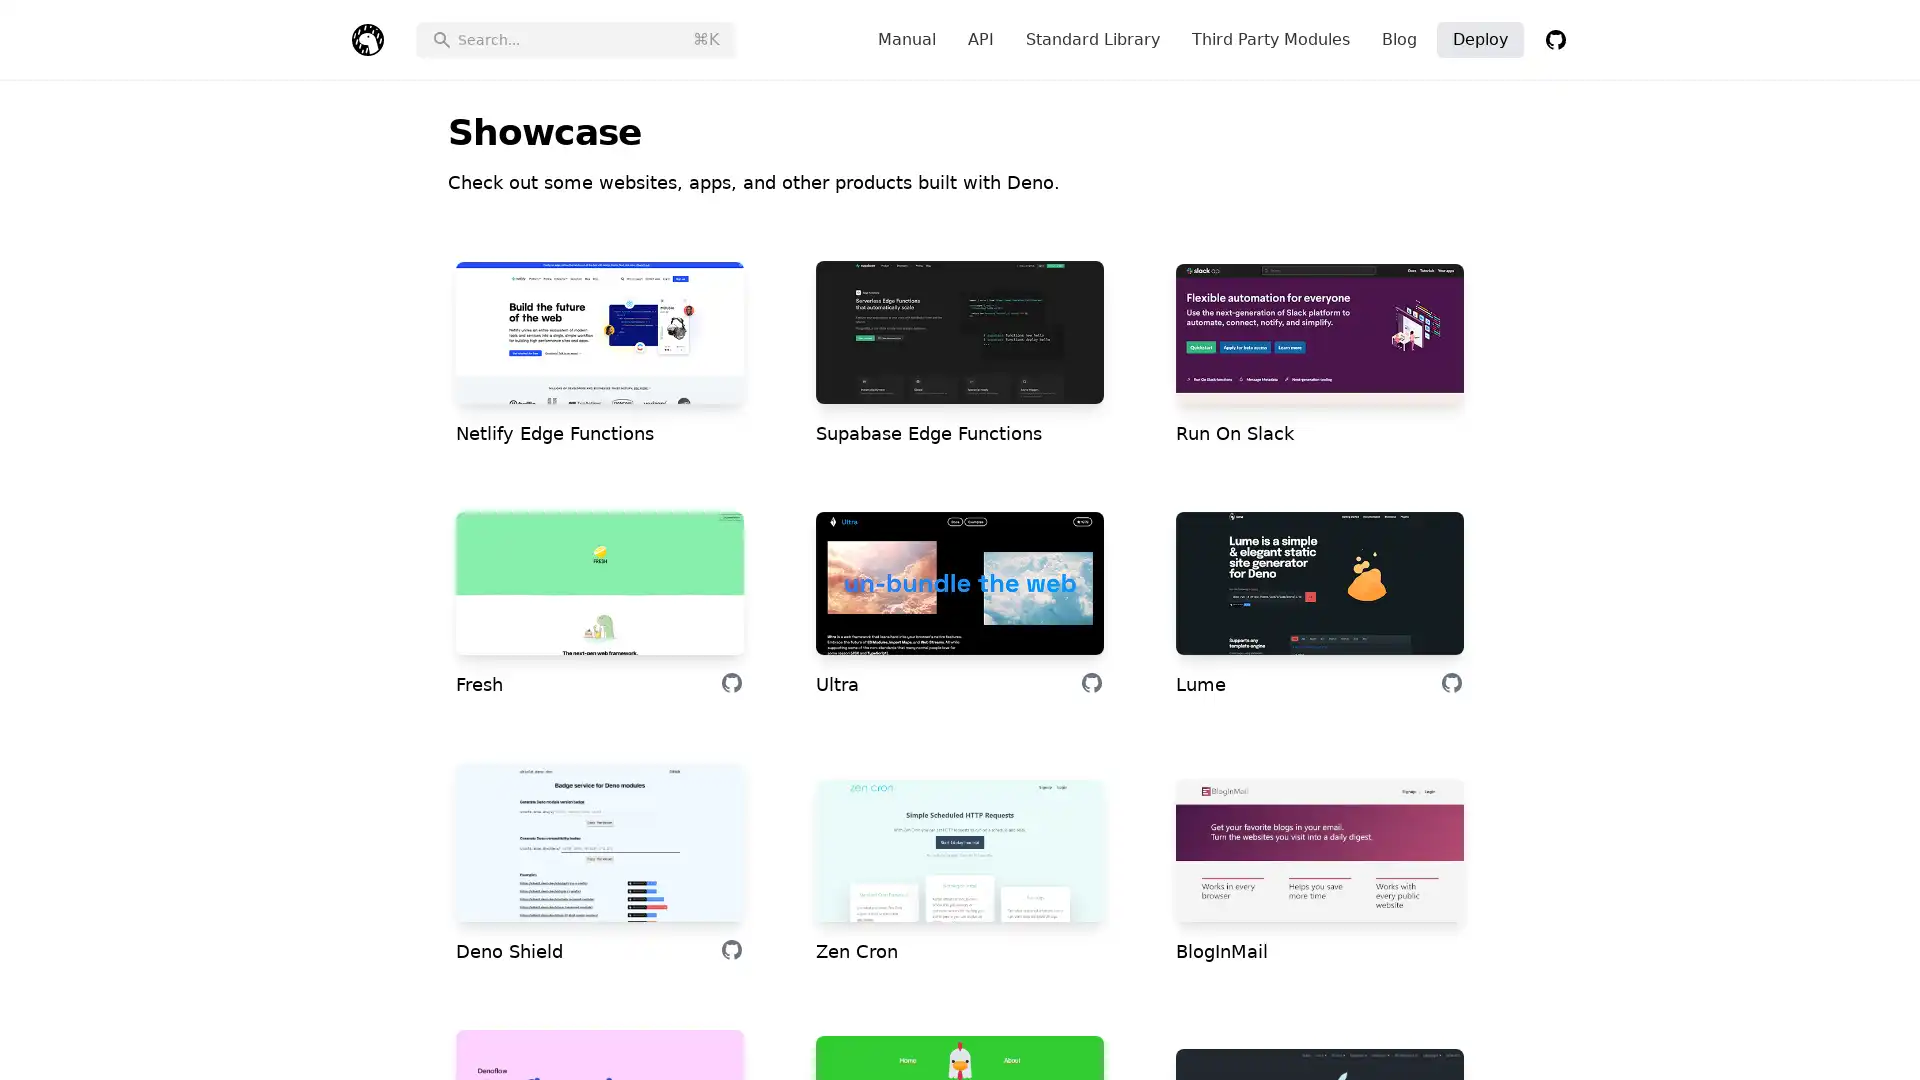 This screenshot has height=1080, width=1920. What do you see at coordinates (575, 39) in the screenshot?
I see `Search... K` at bounding box center [575, 39].